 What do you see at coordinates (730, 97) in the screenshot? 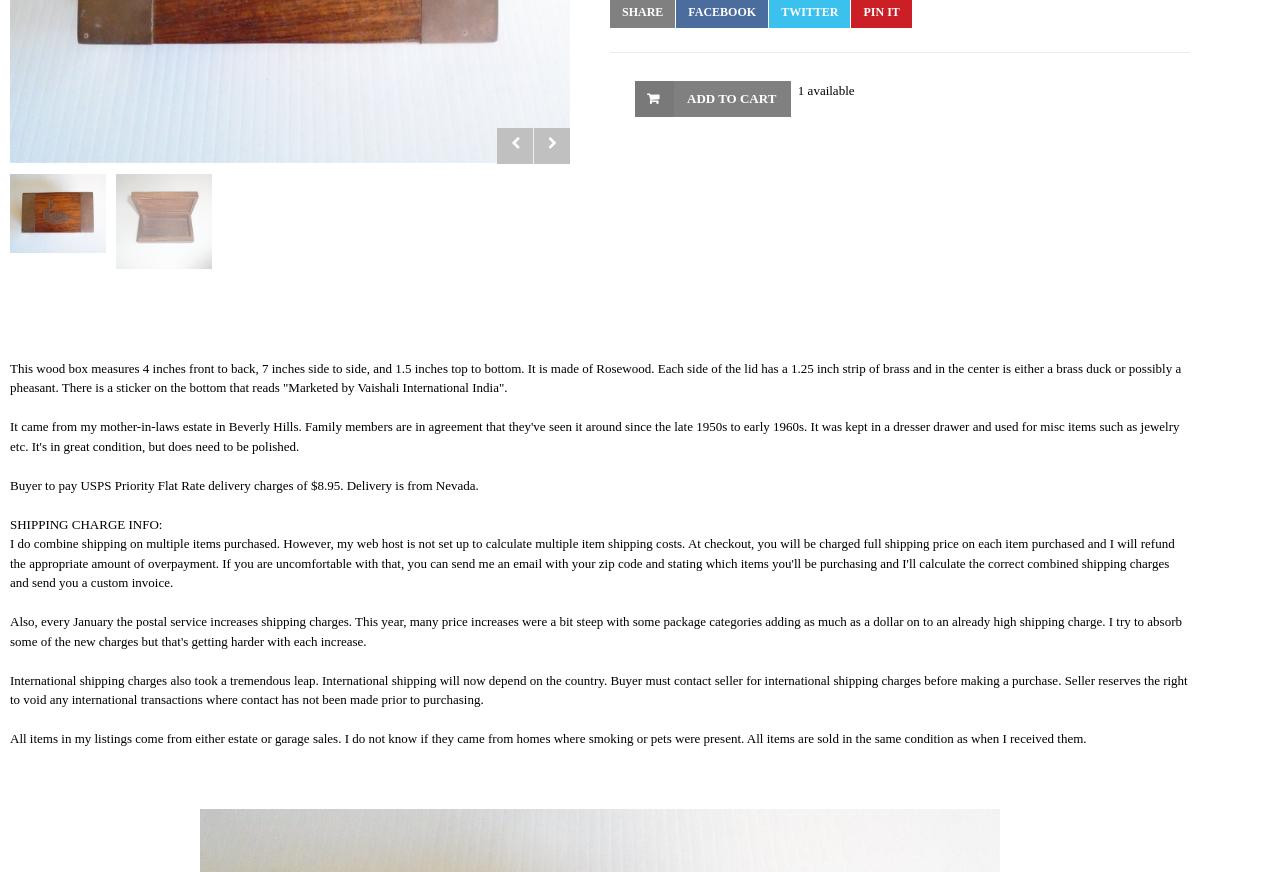
I see `'Add to Cart'` at bounding box center [730, 97].